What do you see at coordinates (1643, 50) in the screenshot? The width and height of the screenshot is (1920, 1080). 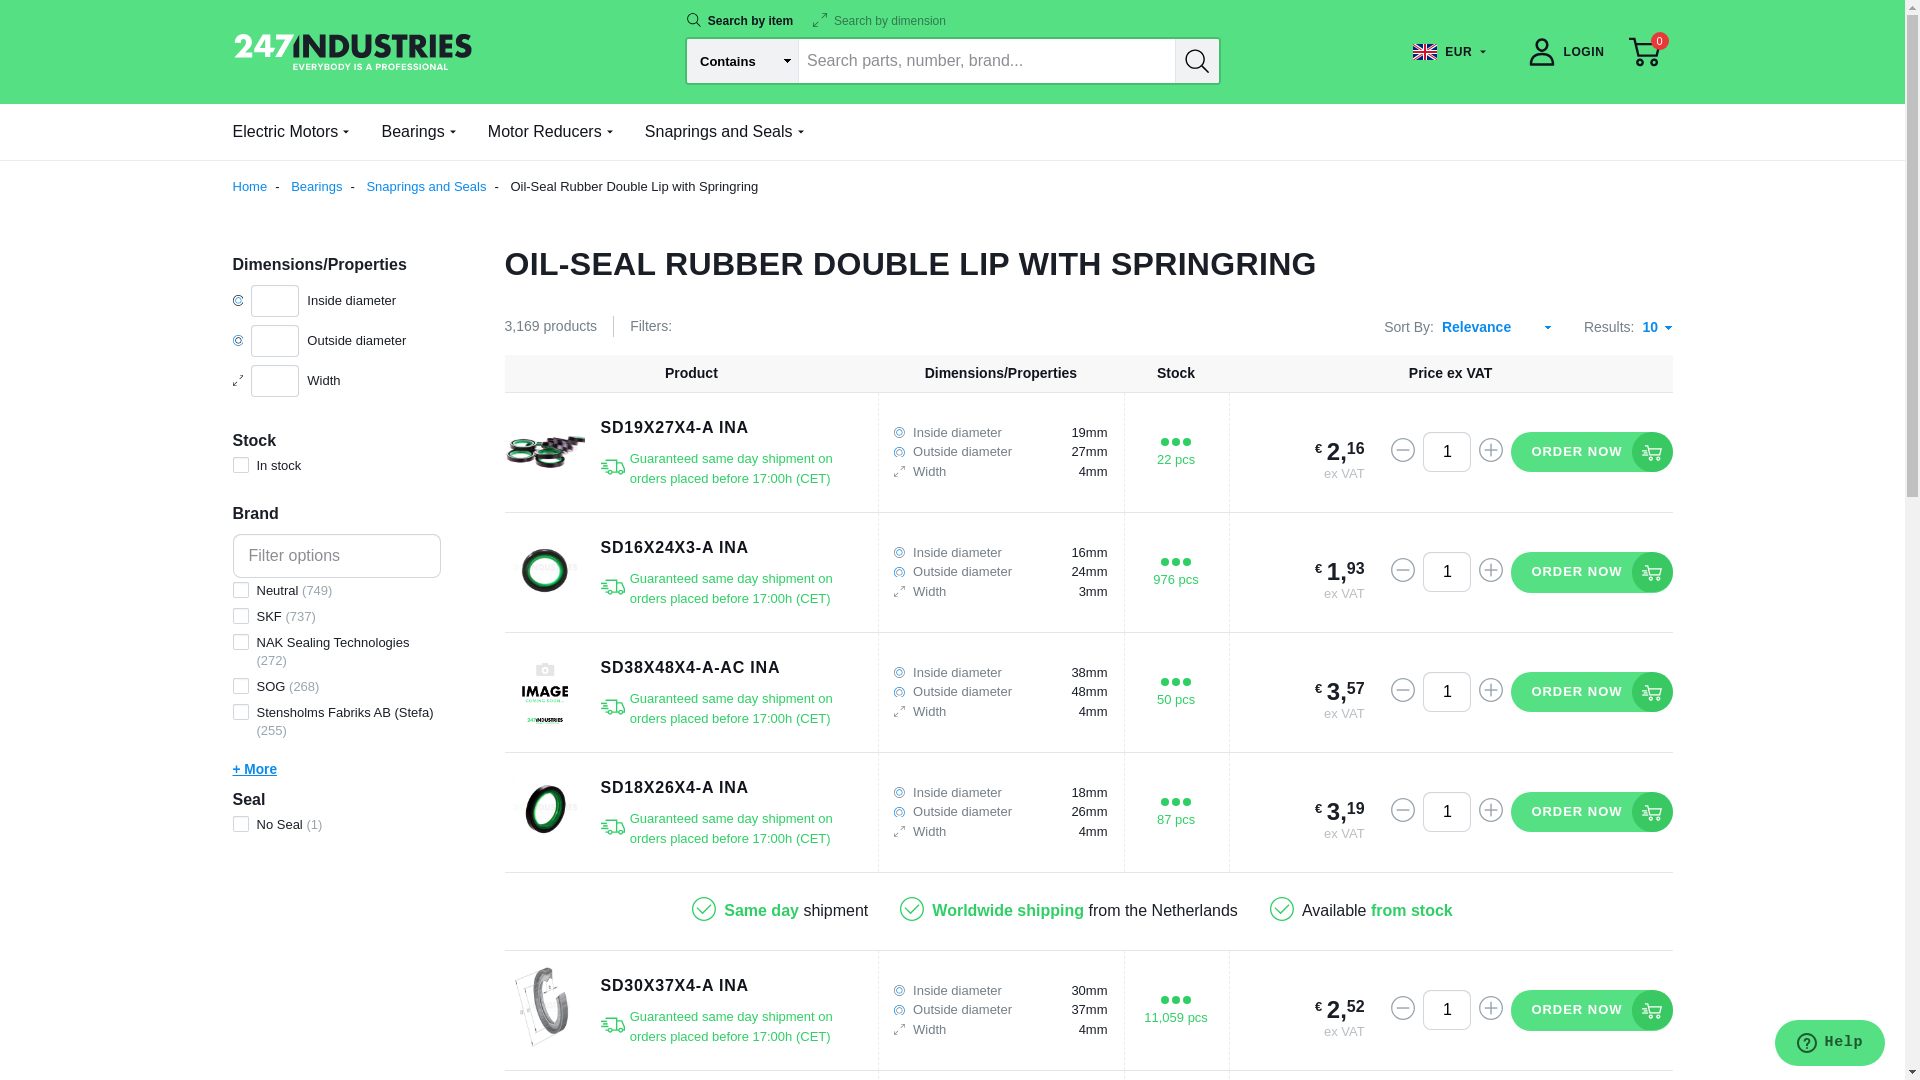 I see `'0'` at bounding box center [1643, 50].